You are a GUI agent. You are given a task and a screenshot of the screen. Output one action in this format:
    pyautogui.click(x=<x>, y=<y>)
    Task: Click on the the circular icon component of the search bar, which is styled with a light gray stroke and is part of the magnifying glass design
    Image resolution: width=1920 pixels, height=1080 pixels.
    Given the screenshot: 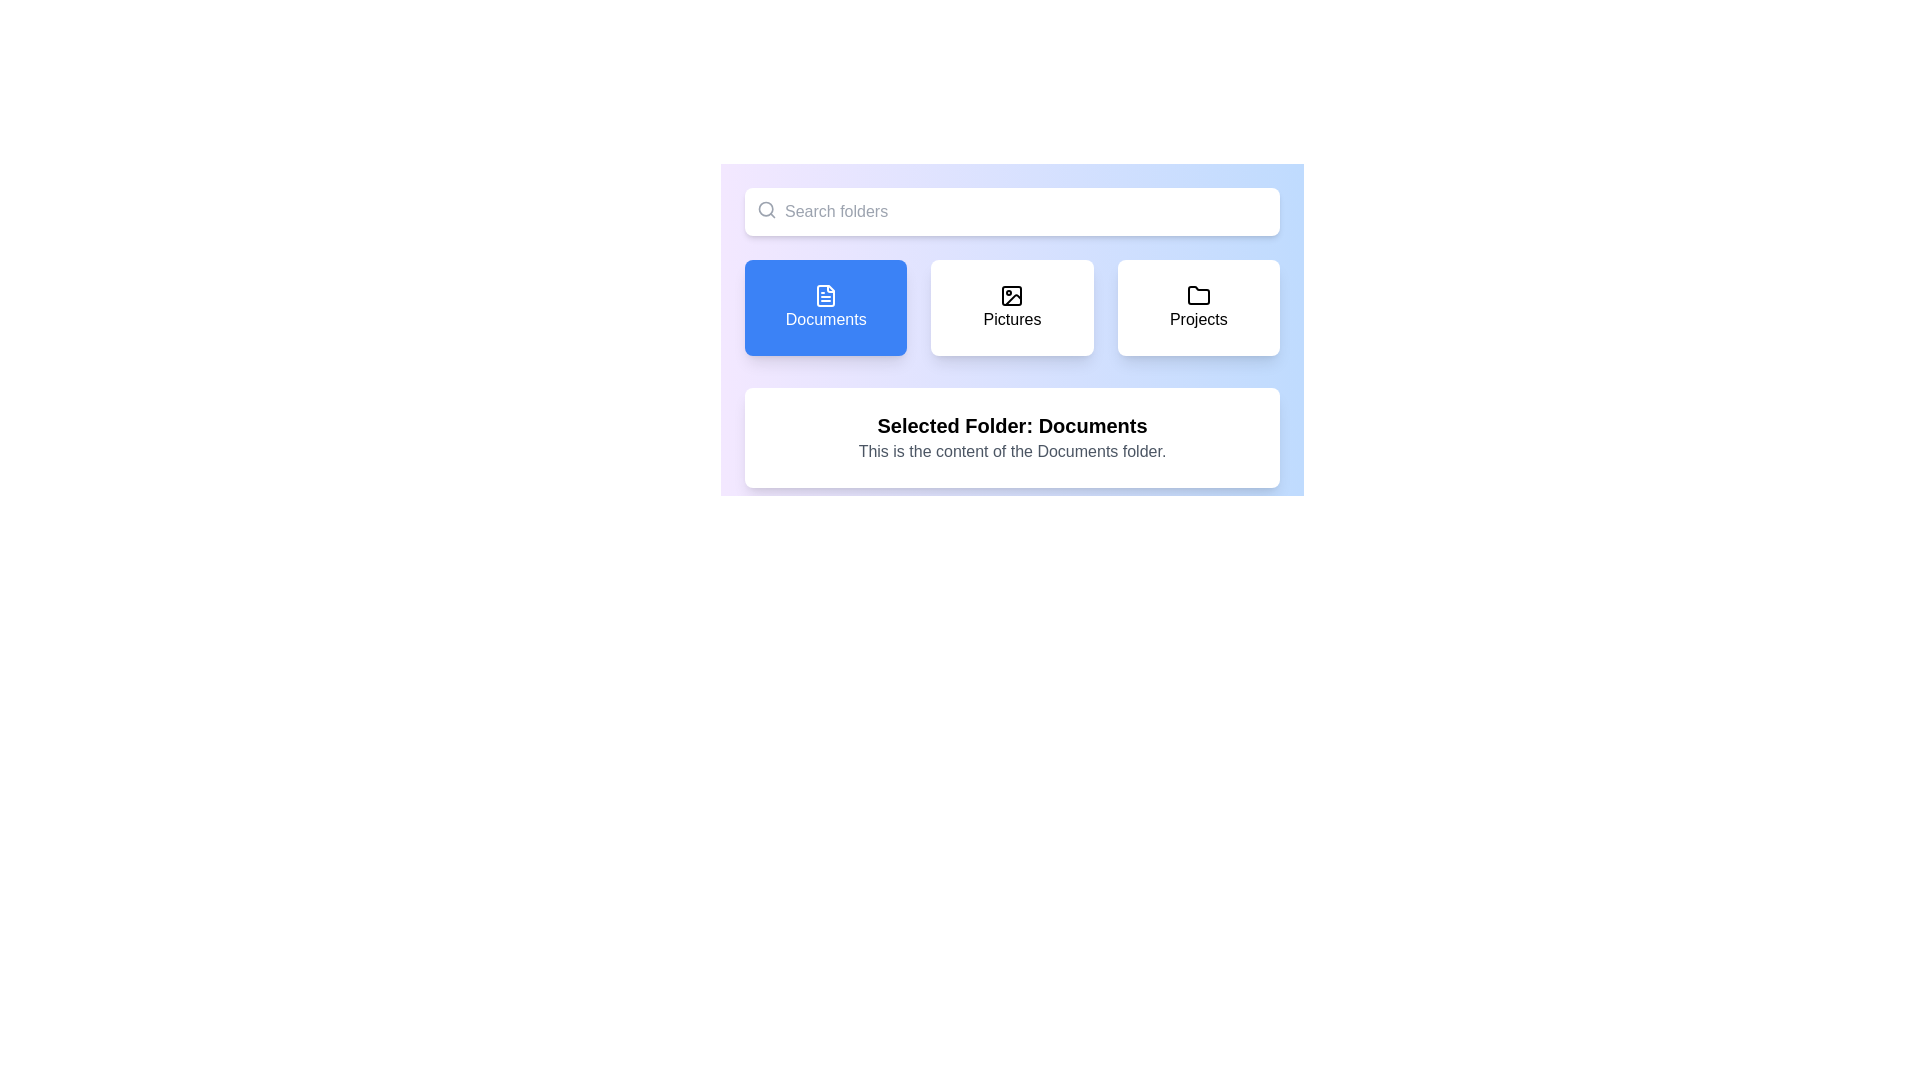 What is the action you would take?
    pyautogui.click(x=765, y=209)
    